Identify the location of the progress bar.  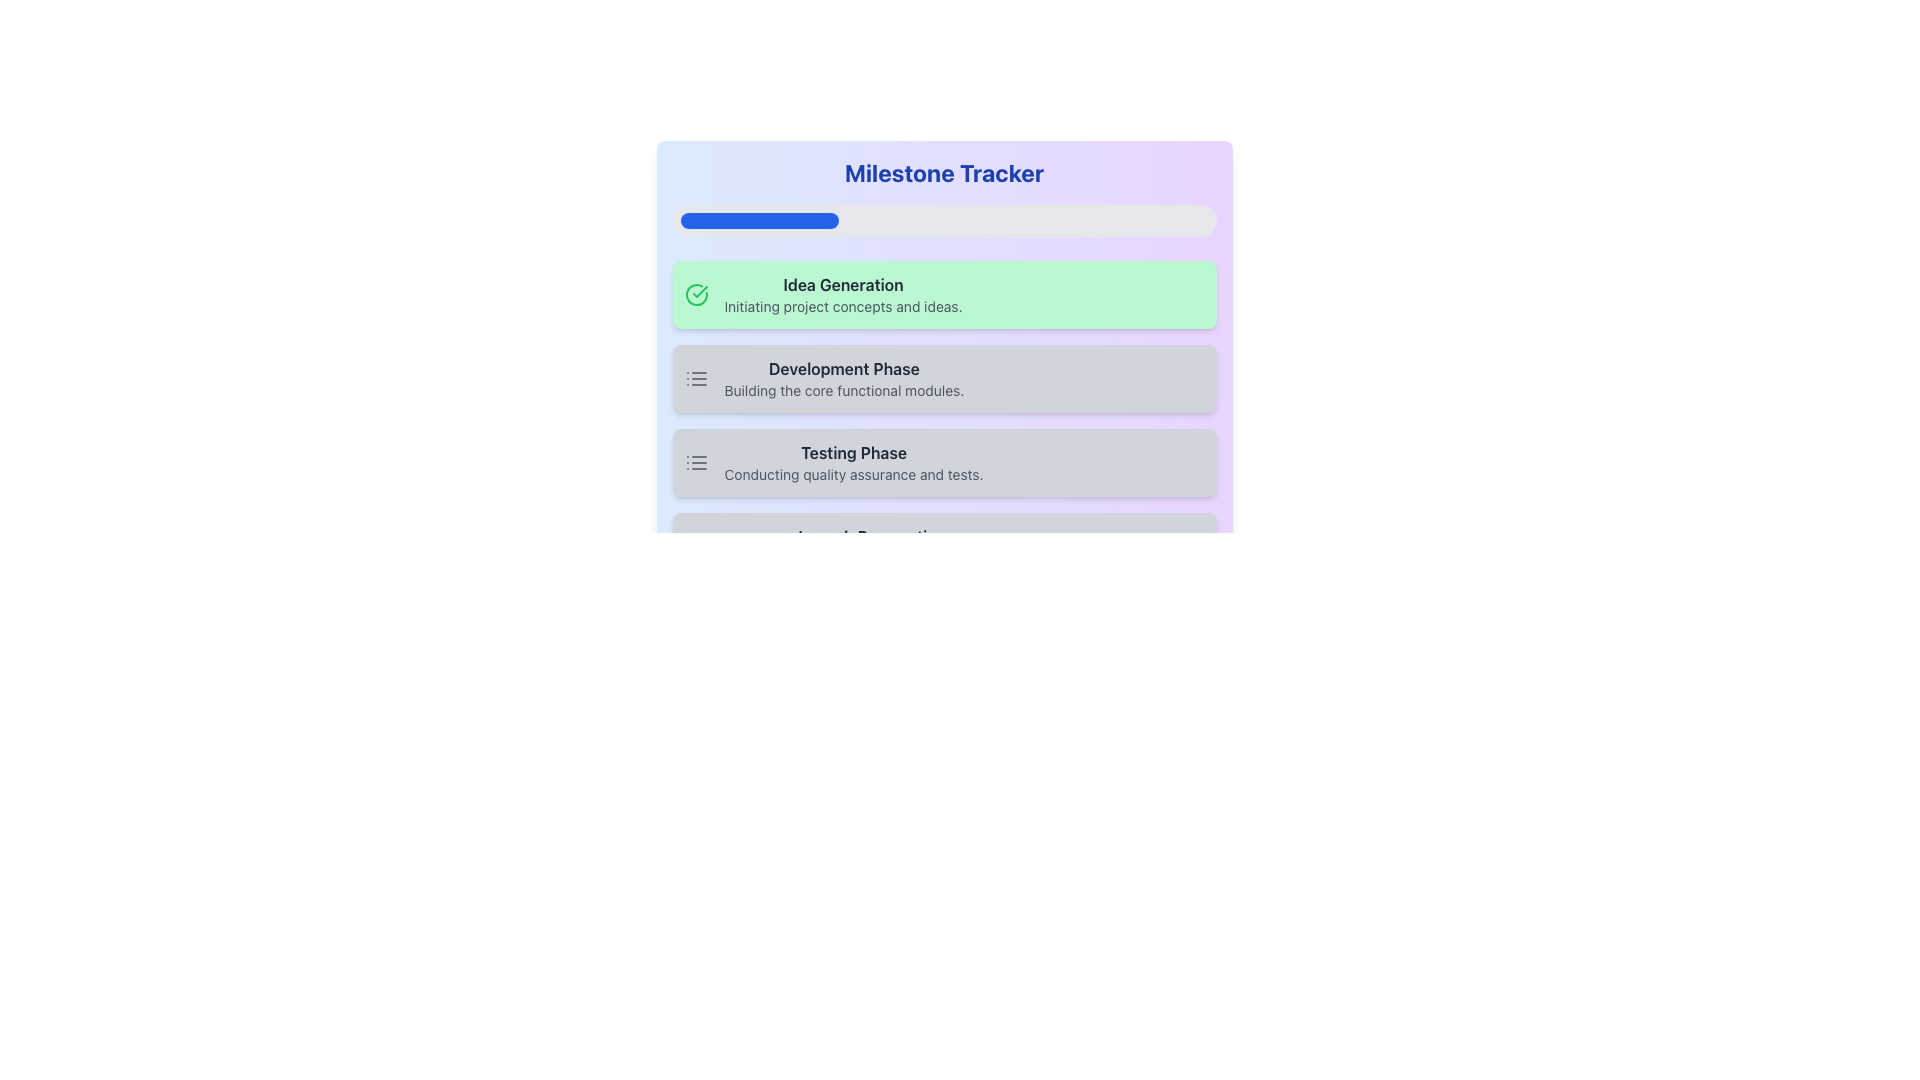
(1204, 220).